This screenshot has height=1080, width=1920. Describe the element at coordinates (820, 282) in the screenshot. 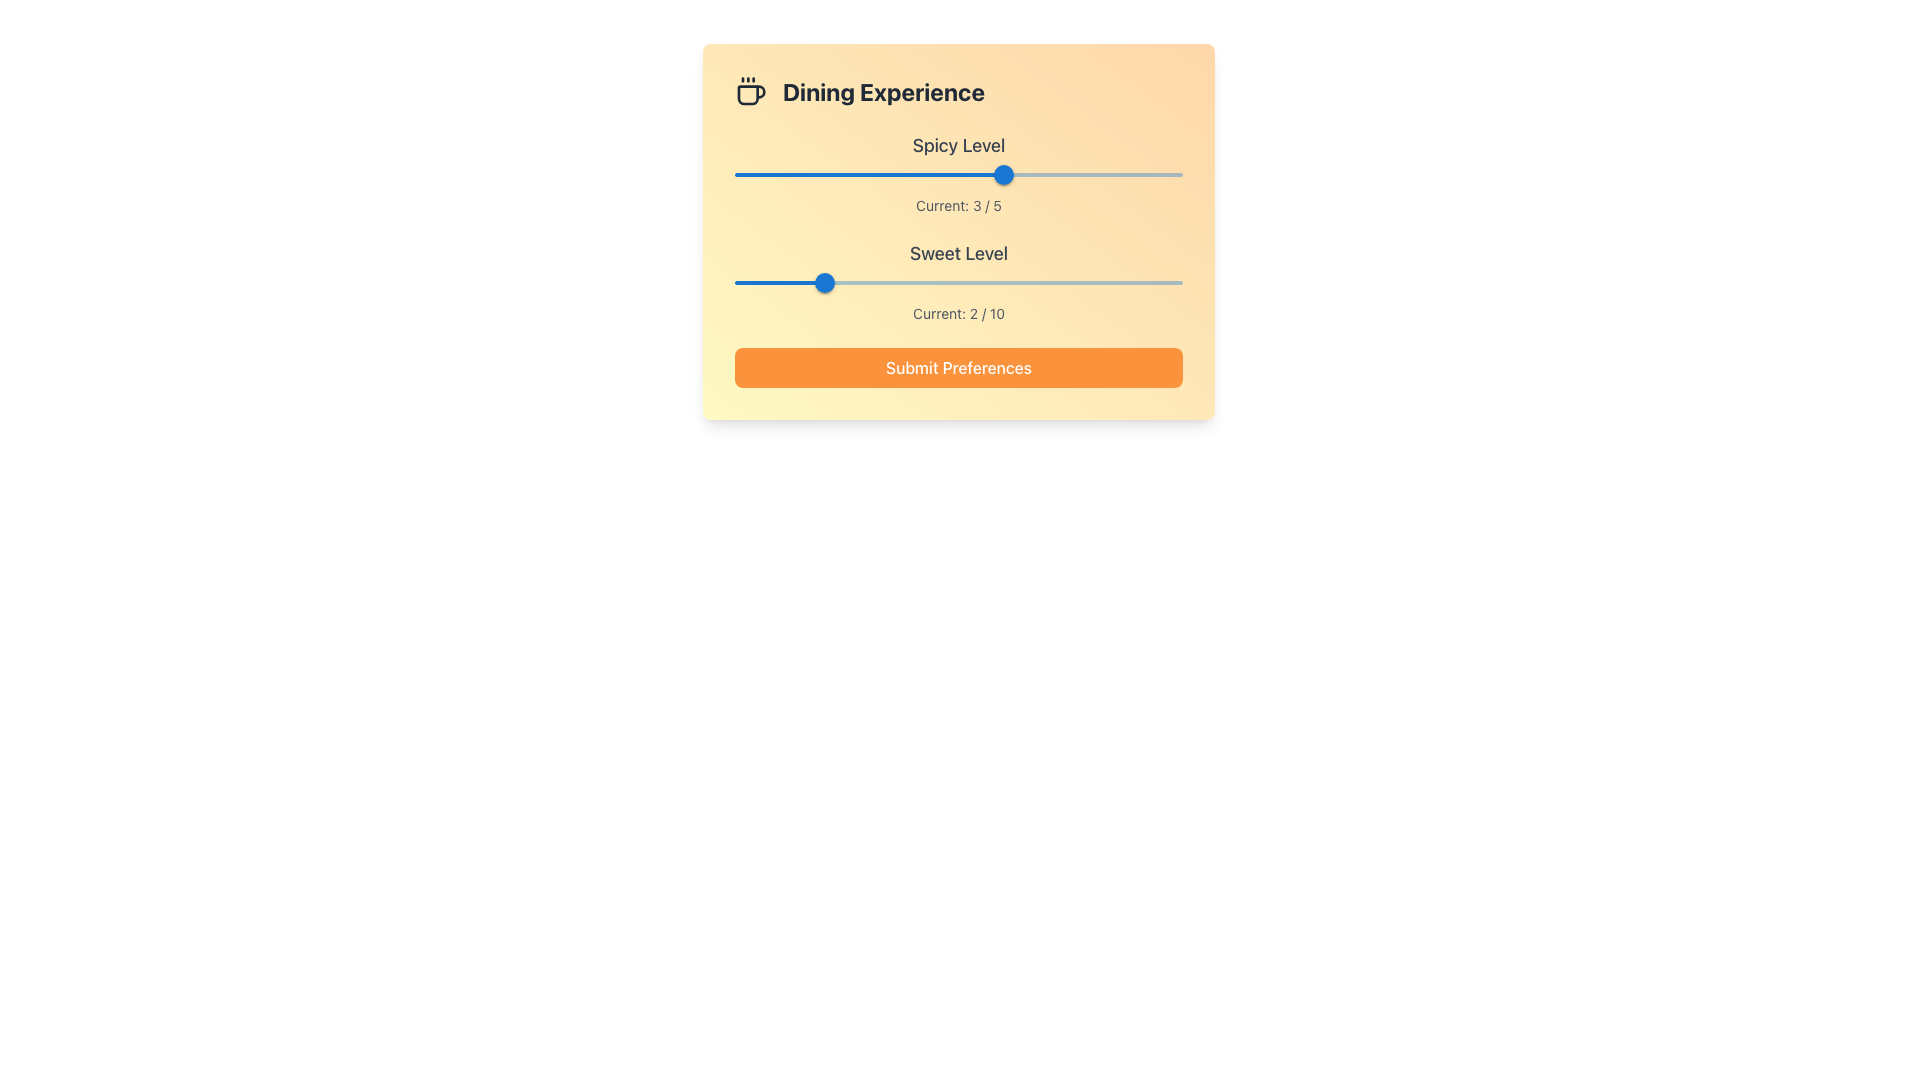

I see `slider` at that location.